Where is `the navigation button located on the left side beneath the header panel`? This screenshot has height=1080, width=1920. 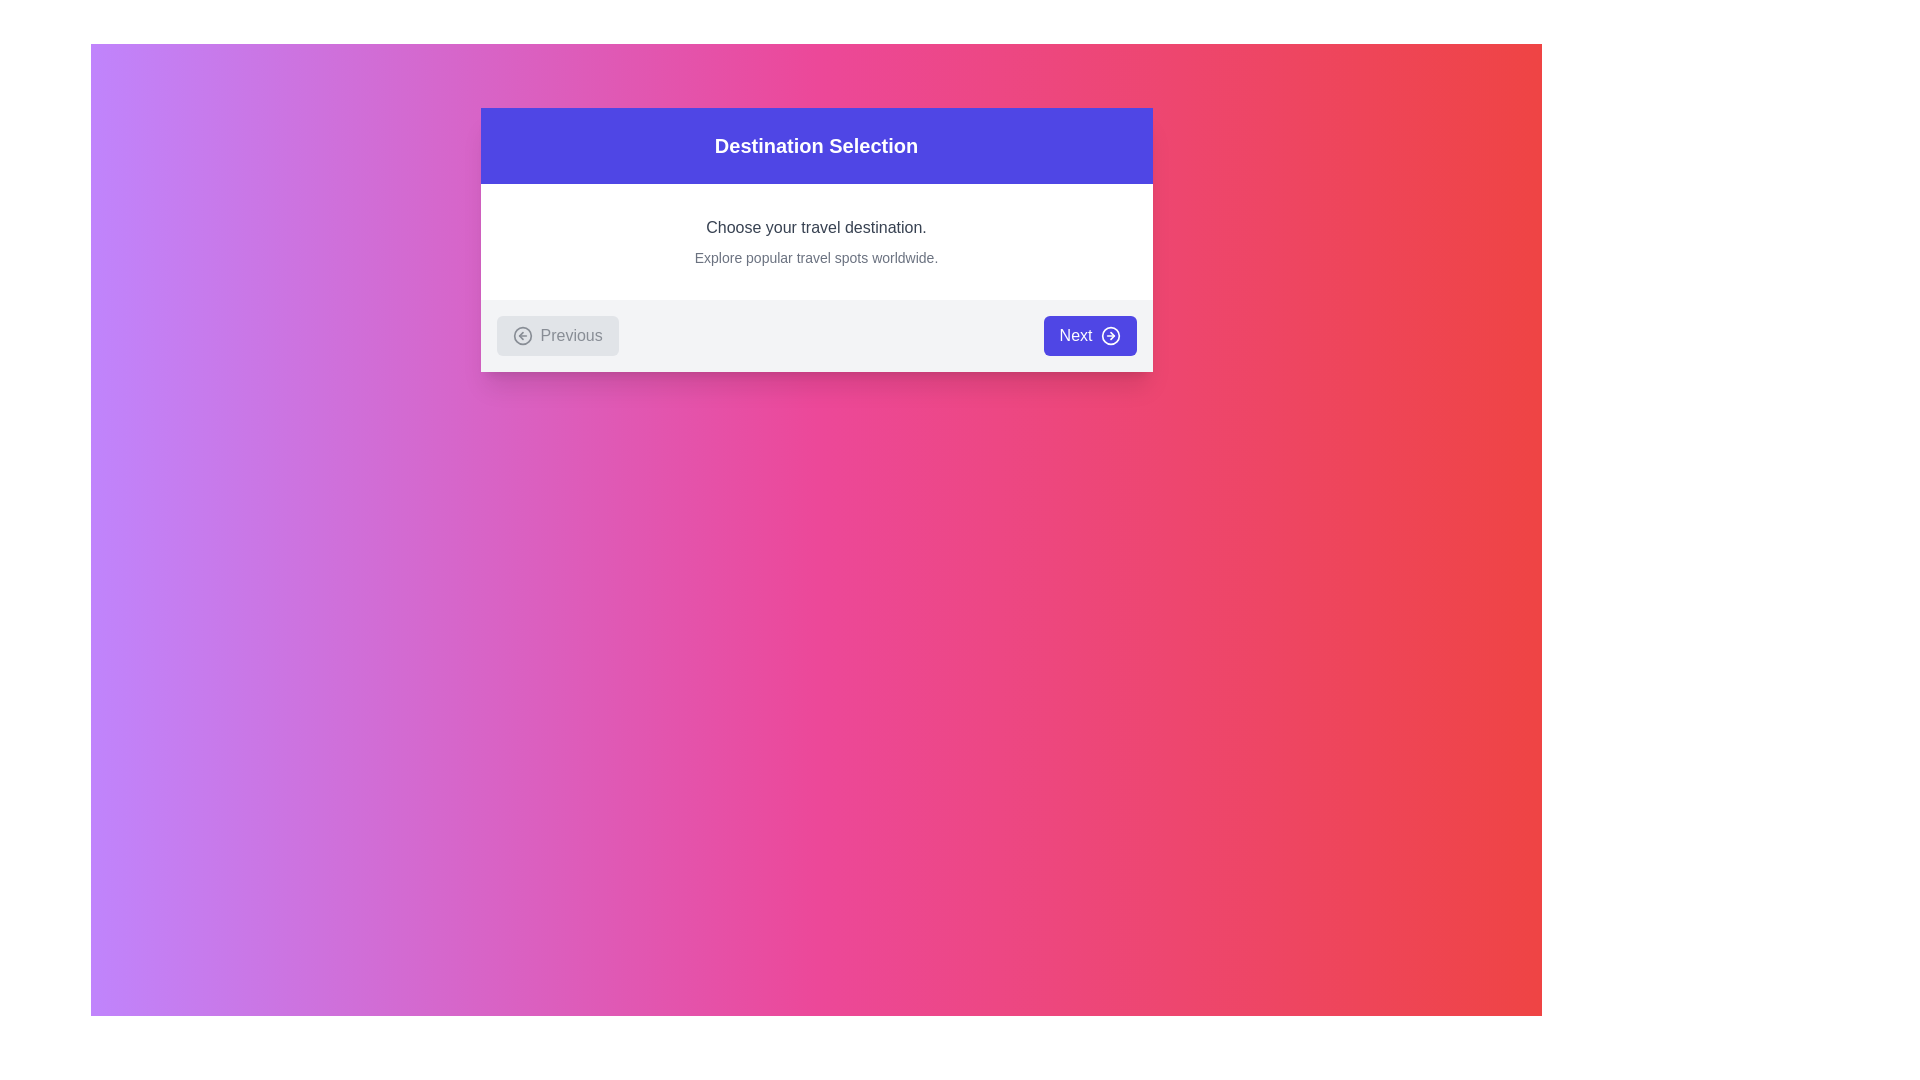 the navigation button located on the left side beneath the header panel is located at coordinates (557, 334).